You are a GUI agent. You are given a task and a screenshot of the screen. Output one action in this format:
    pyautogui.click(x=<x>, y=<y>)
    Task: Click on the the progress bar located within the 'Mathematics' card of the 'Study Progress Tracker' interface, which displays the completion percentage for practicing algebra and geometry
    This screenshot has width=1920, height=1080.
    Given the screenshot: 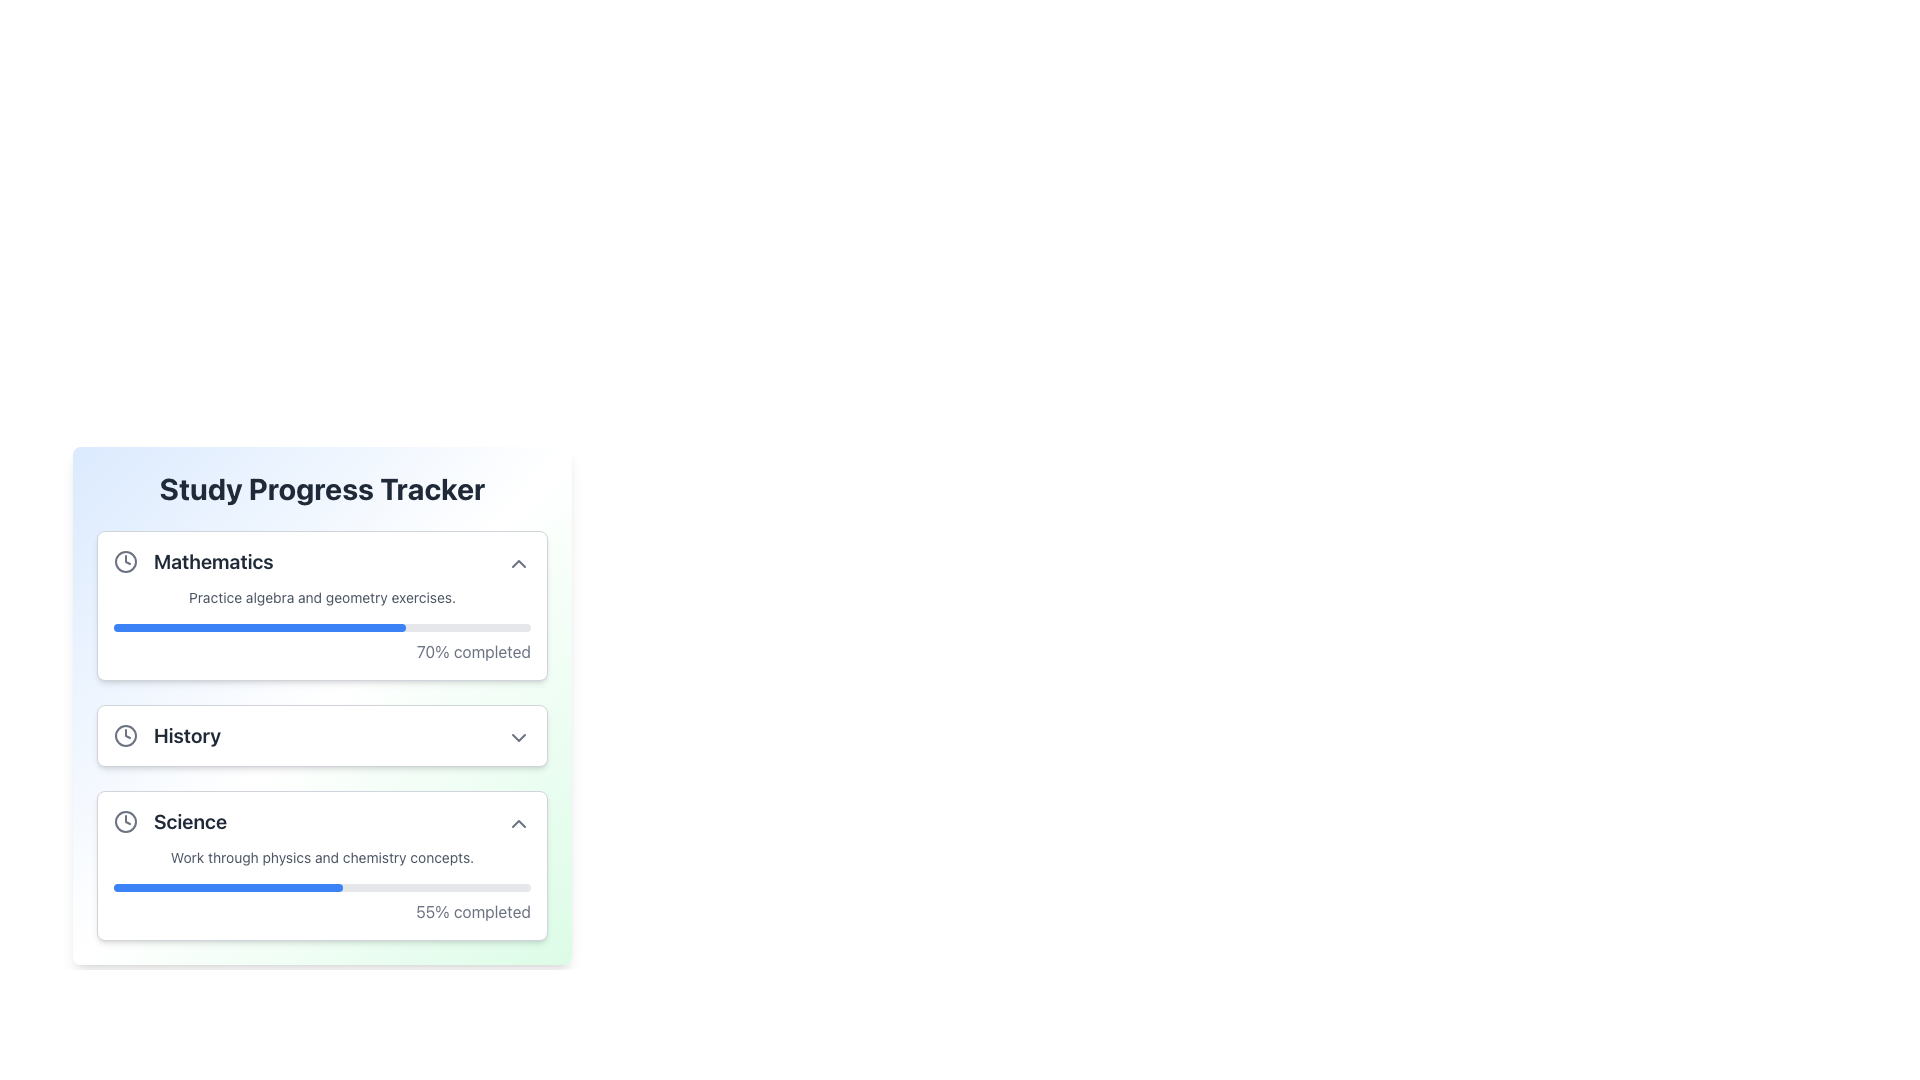 What is the action you would take?
    pyautogui.click(x=322, y=624)
    